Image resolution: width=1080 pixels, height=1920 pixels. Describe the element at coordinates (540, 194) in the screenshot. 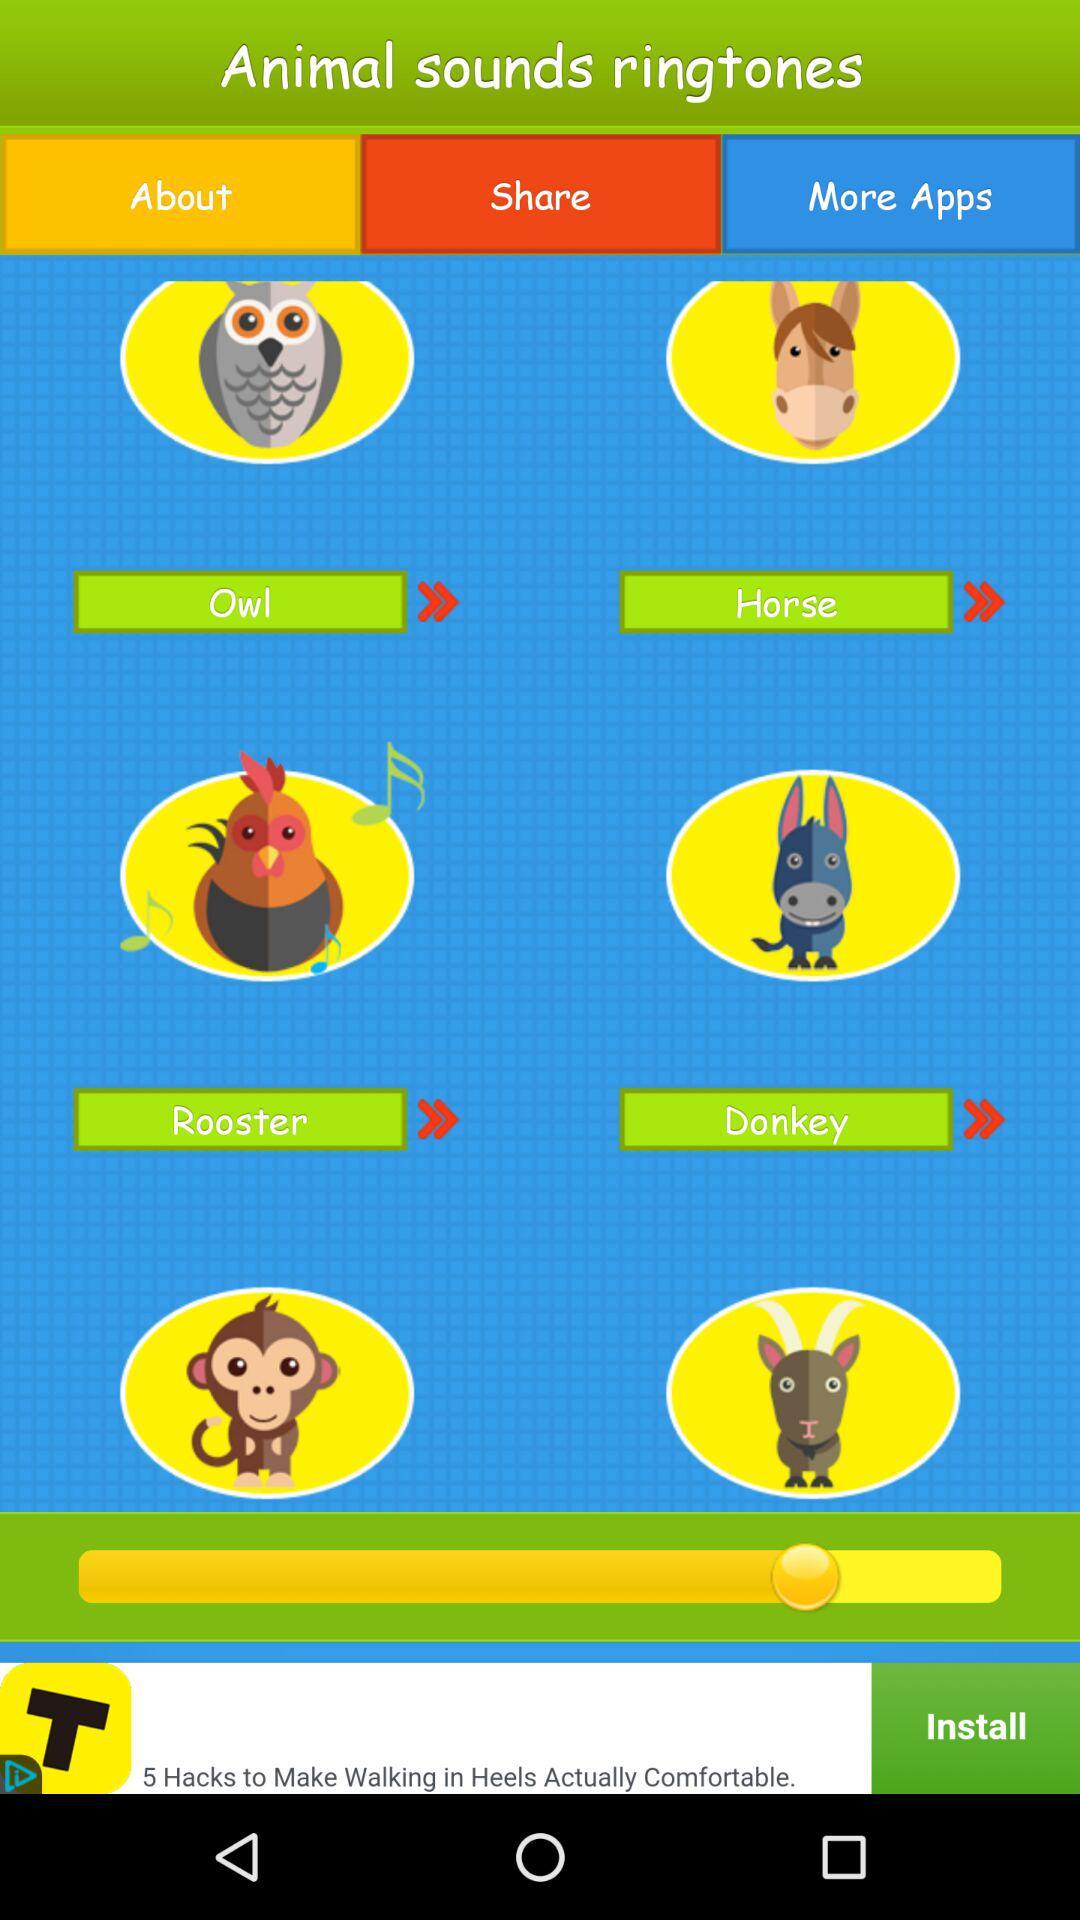

I see `icon to the right of about` at that location.